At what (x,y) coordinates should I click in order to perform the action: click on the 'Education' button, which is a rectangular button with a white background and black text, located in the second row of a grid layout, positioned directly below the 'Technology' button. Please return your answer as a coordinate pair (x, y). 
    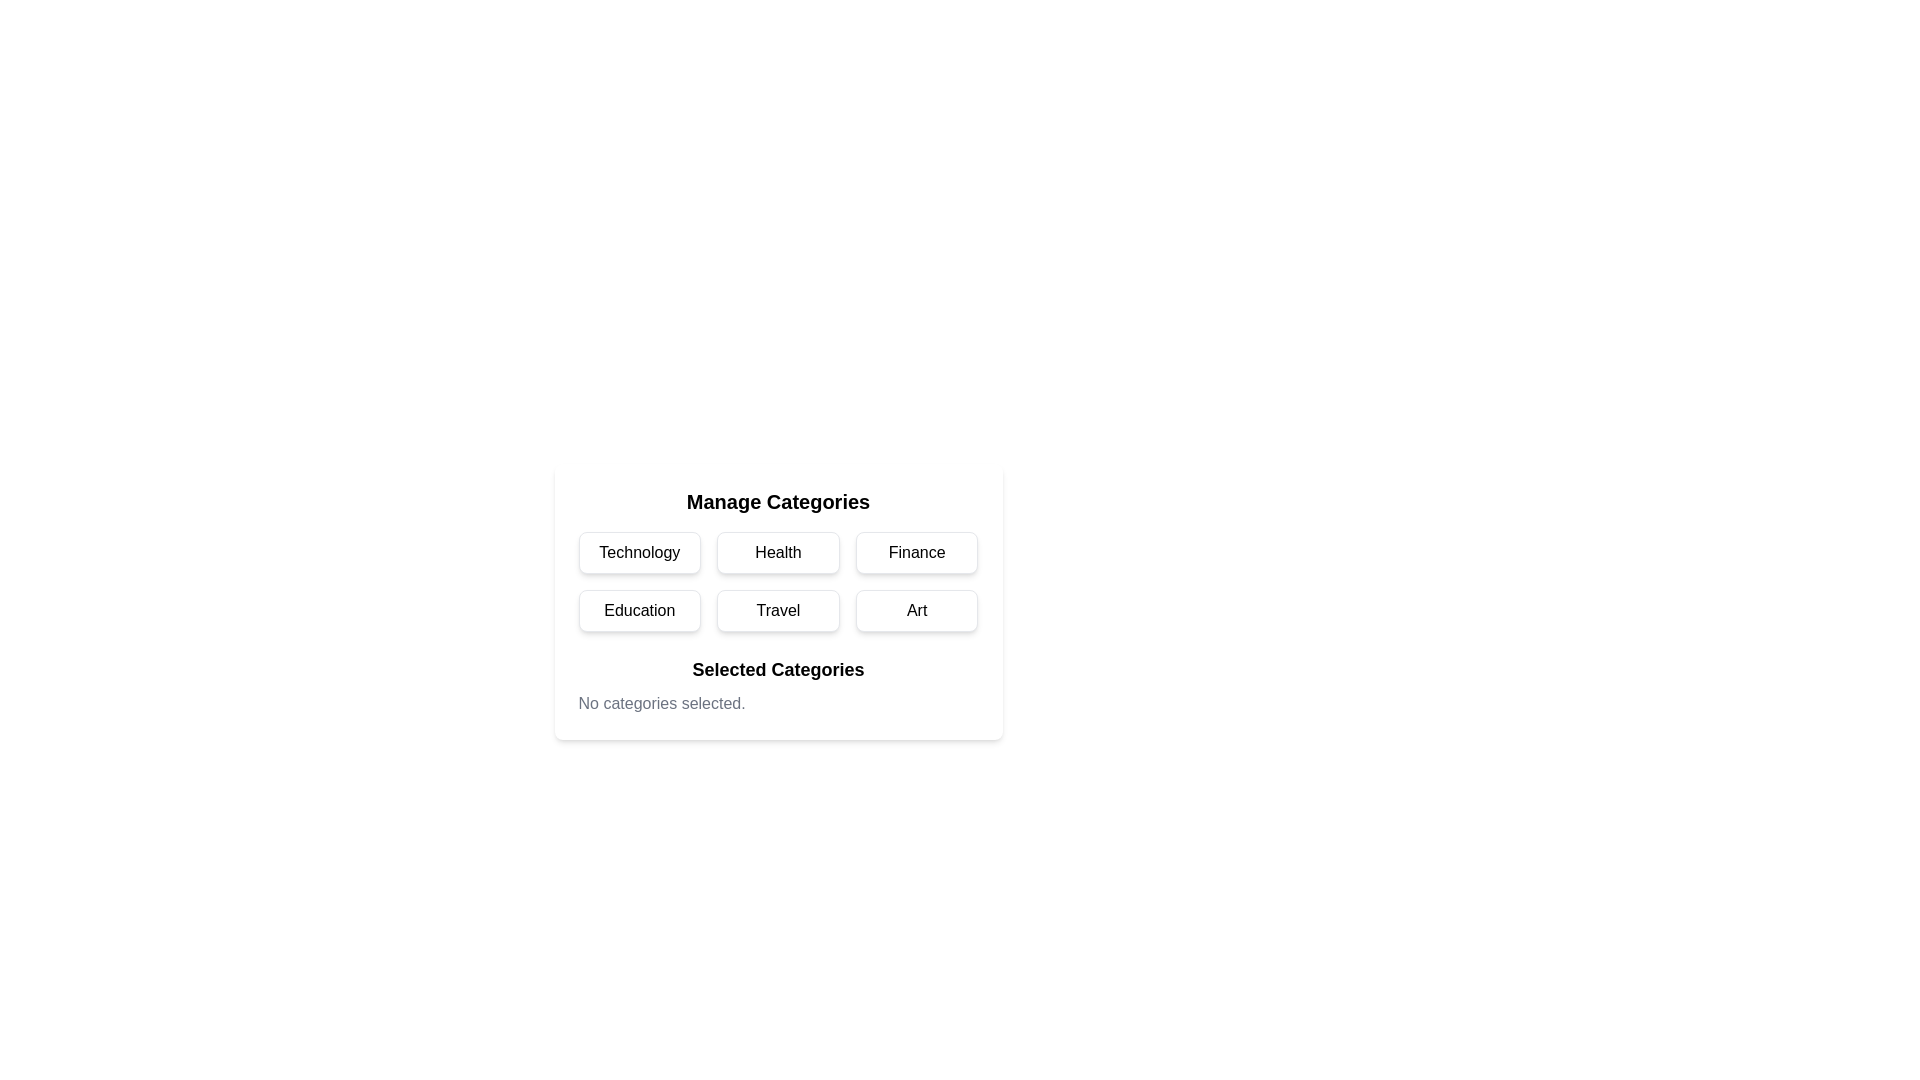
    Looking at the image, I should click on (638, 609).